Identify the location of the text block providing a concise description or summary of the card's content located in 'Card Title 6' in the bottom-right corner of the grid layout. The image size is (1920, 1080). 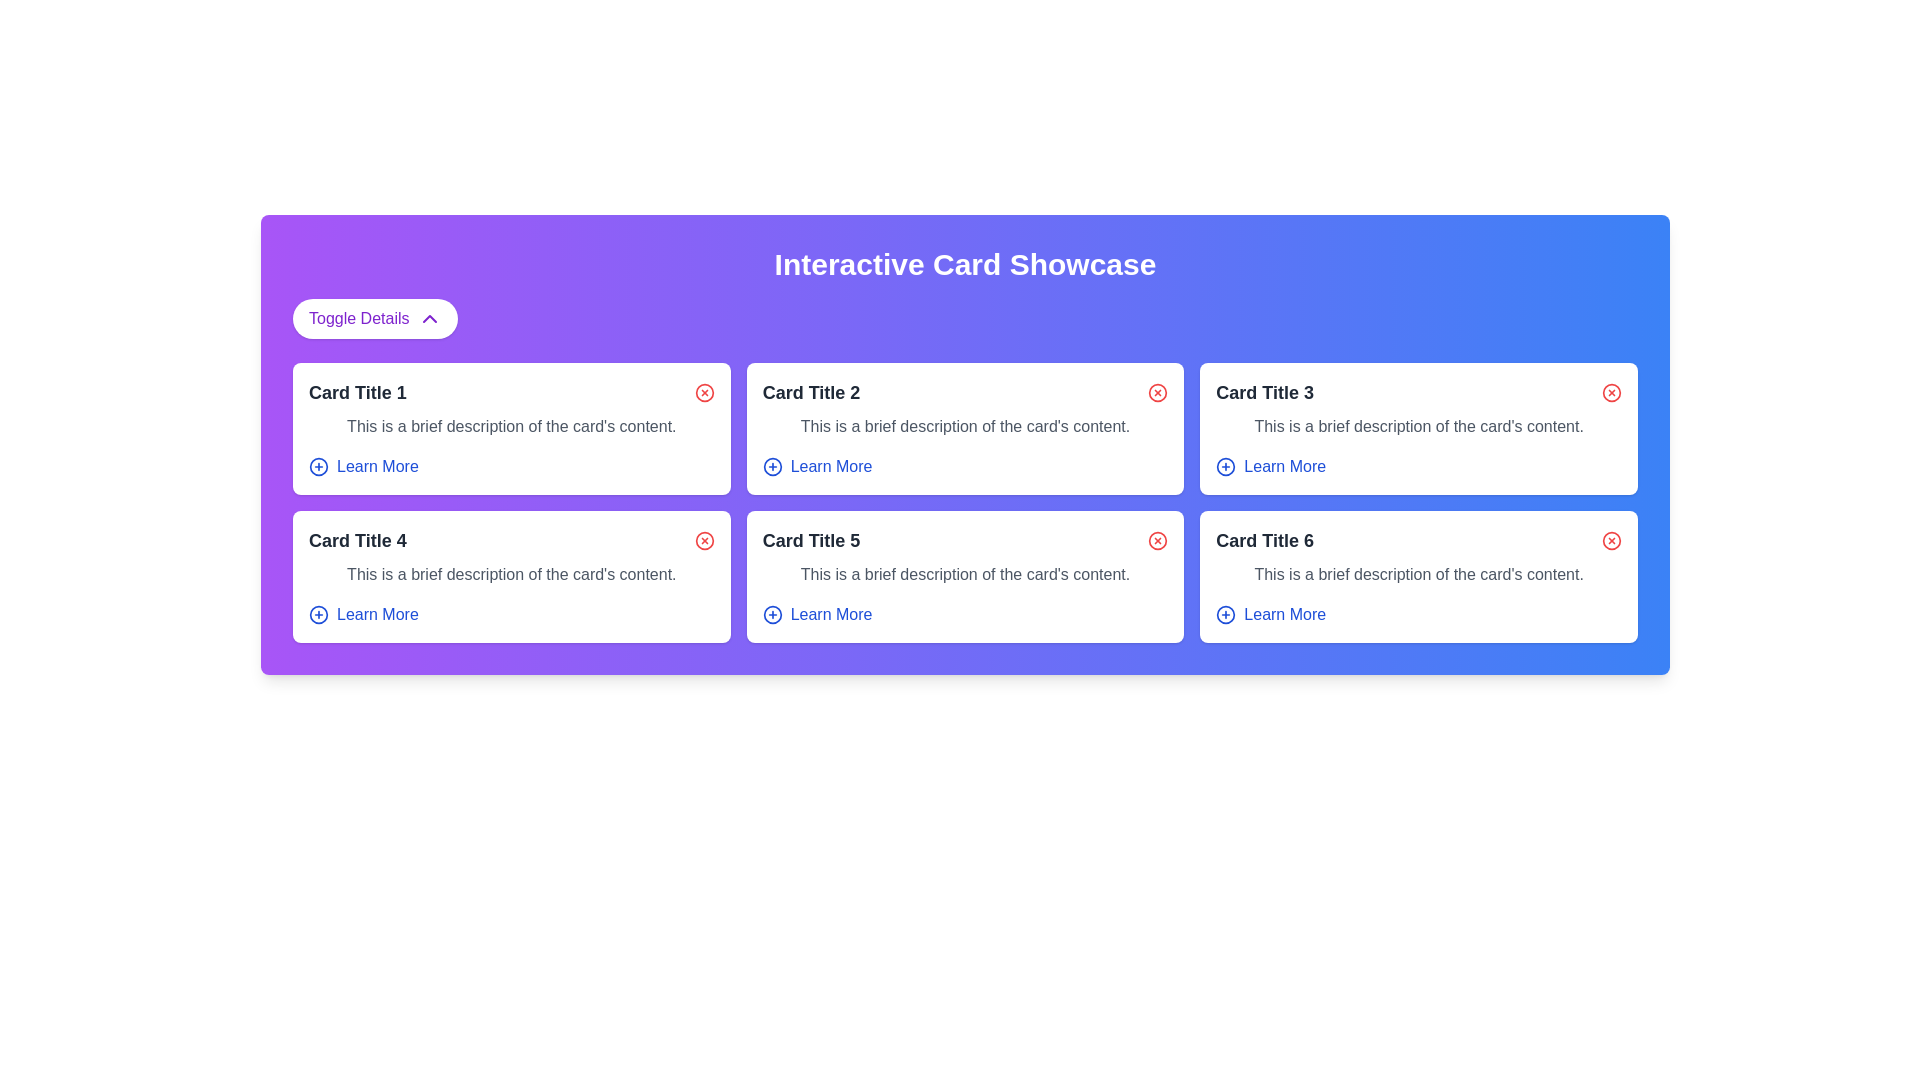
(1418, 574).